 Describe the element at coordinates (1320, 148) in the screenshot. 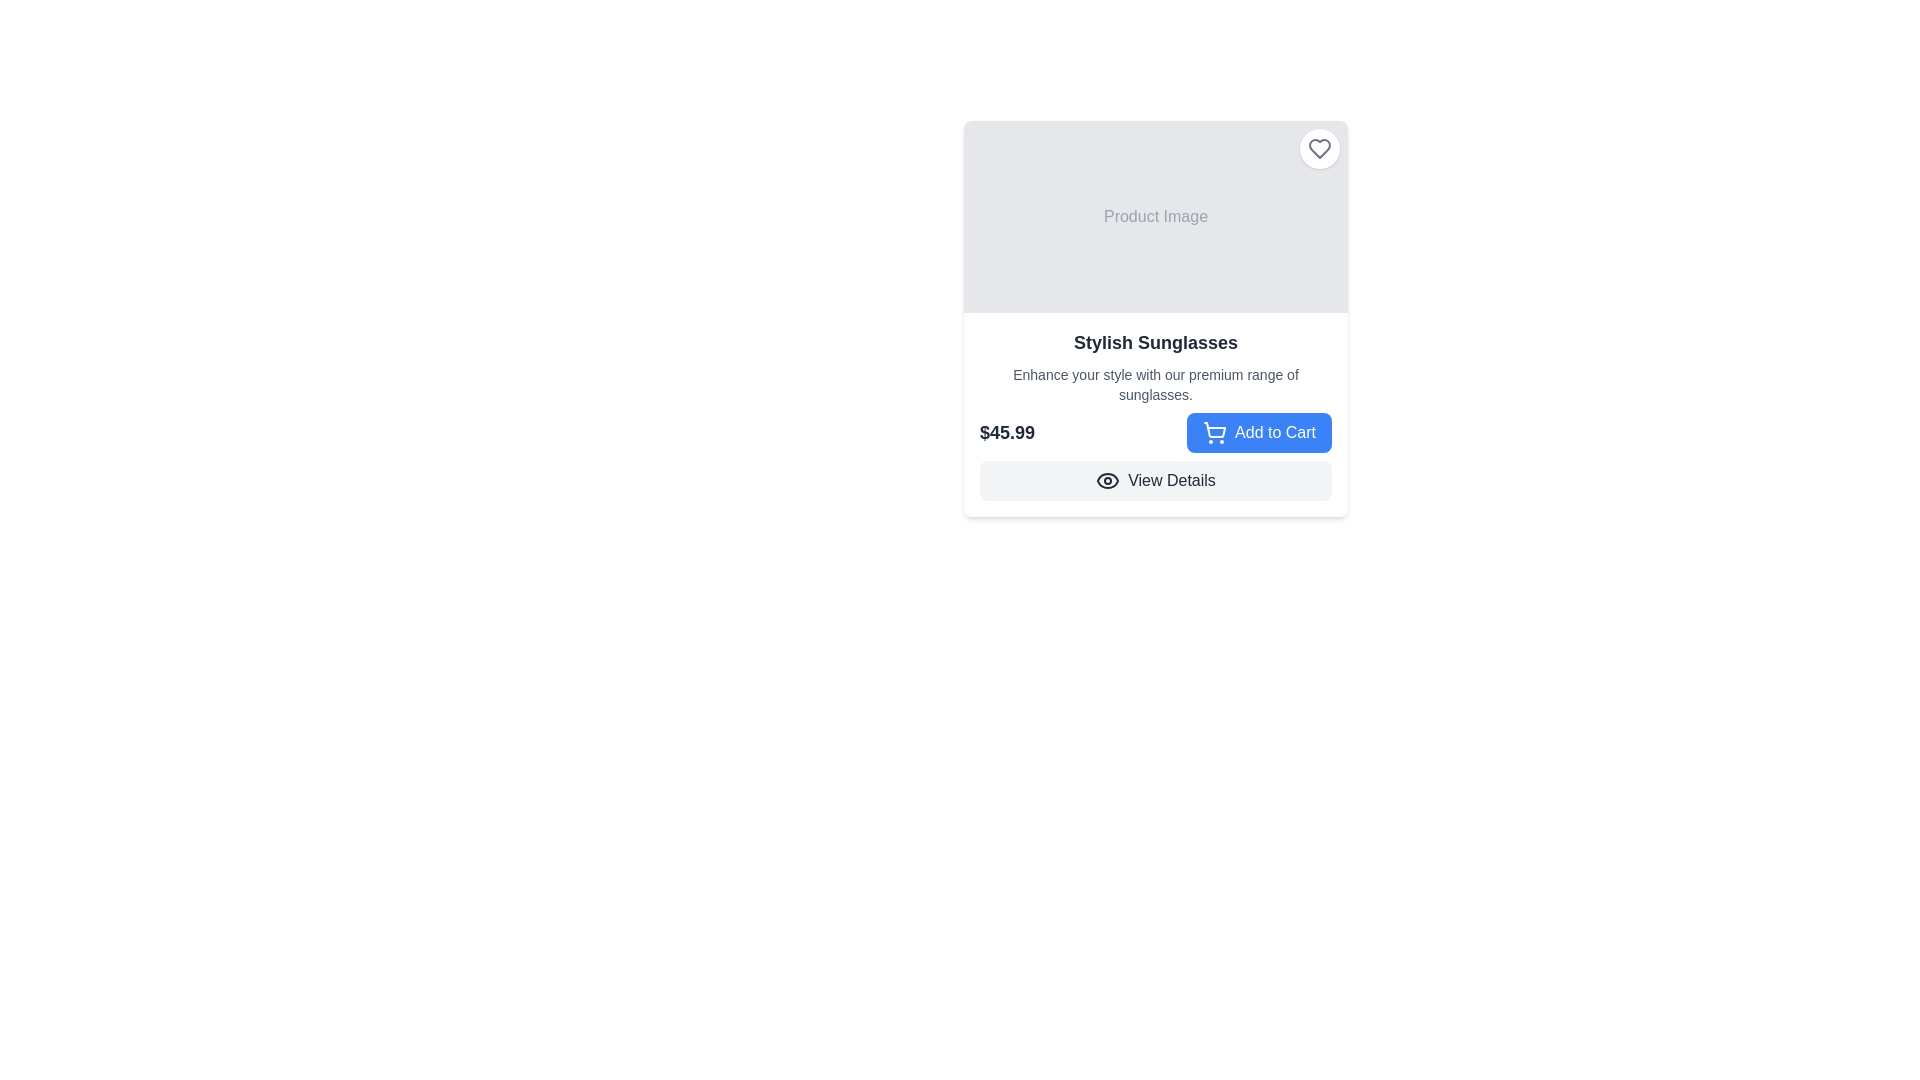

I see `the 'like' button located at the top-right corner of the product image section` at that location.